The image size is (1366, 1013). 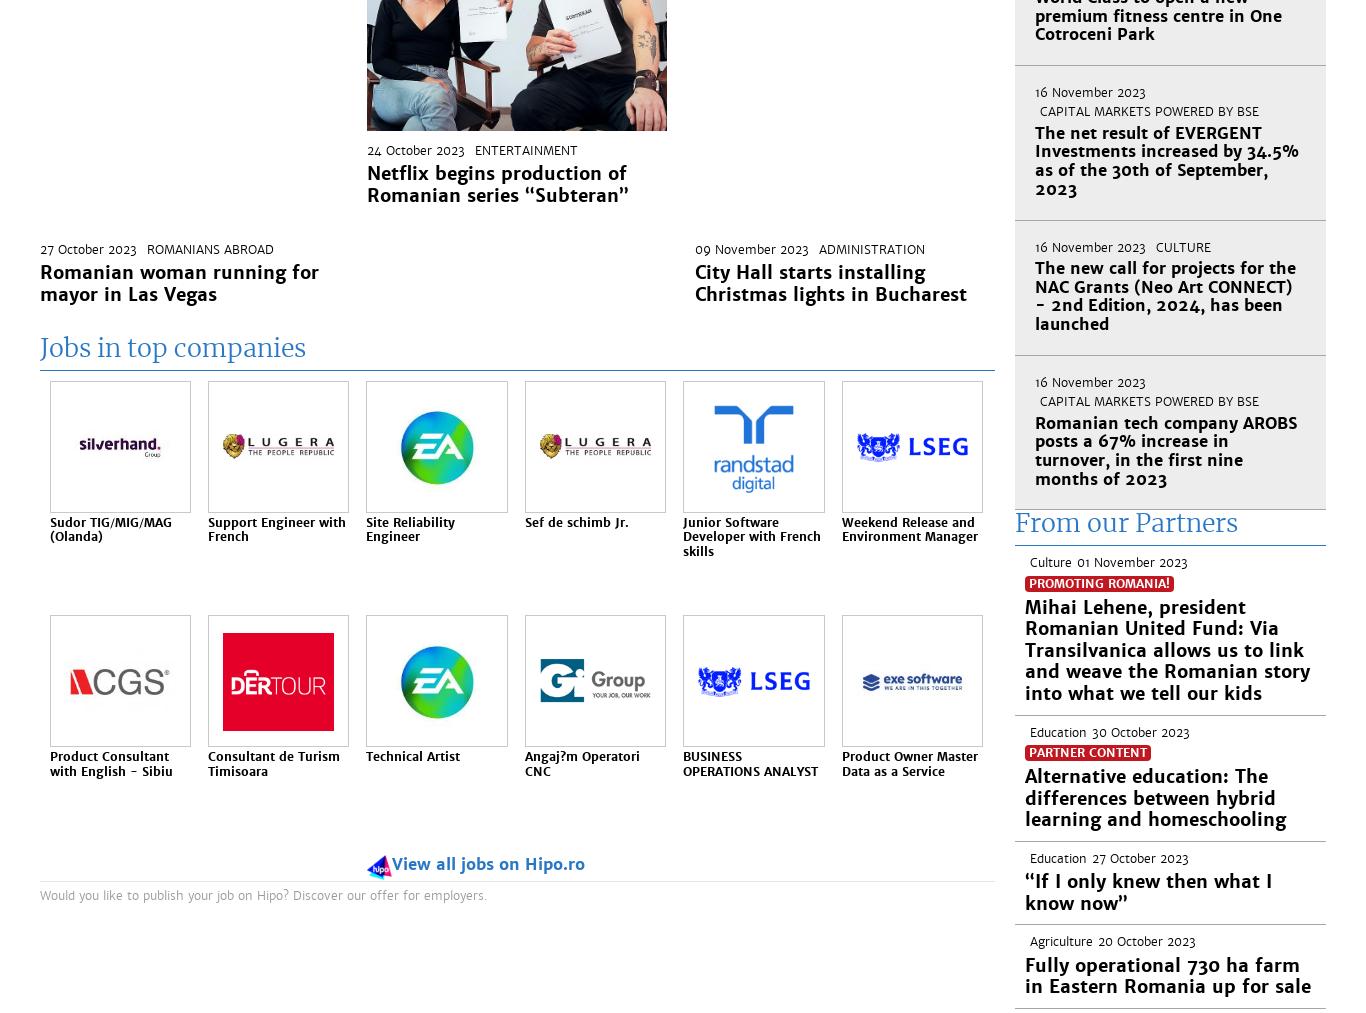 What do you see at coordinates (488, 862) in the screenshot?
I see `'View all jobs on Hipo.ro'` at bounding box center [488, 862].